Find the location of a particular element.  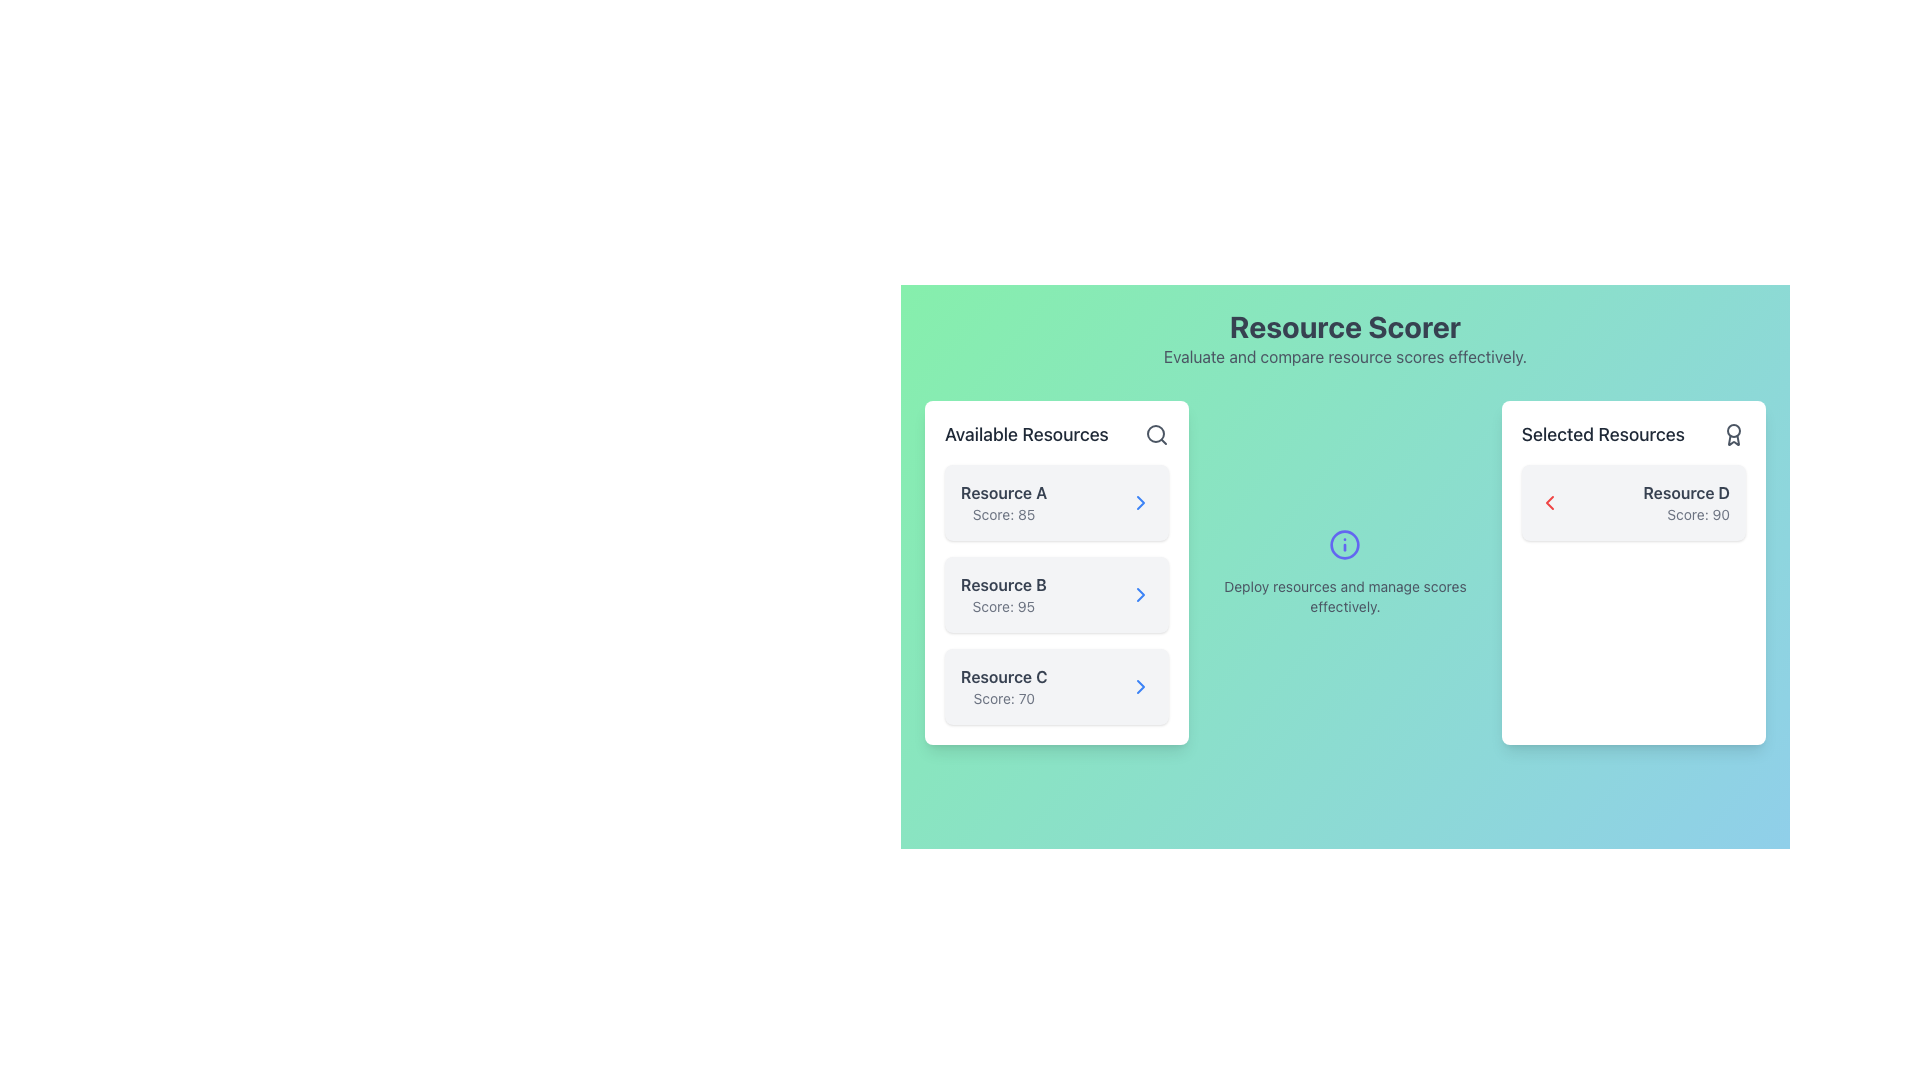

the arrow of the second list item labeled 'Resource B' under the 'Available Resources' section is located at coordinates (1055, 573).